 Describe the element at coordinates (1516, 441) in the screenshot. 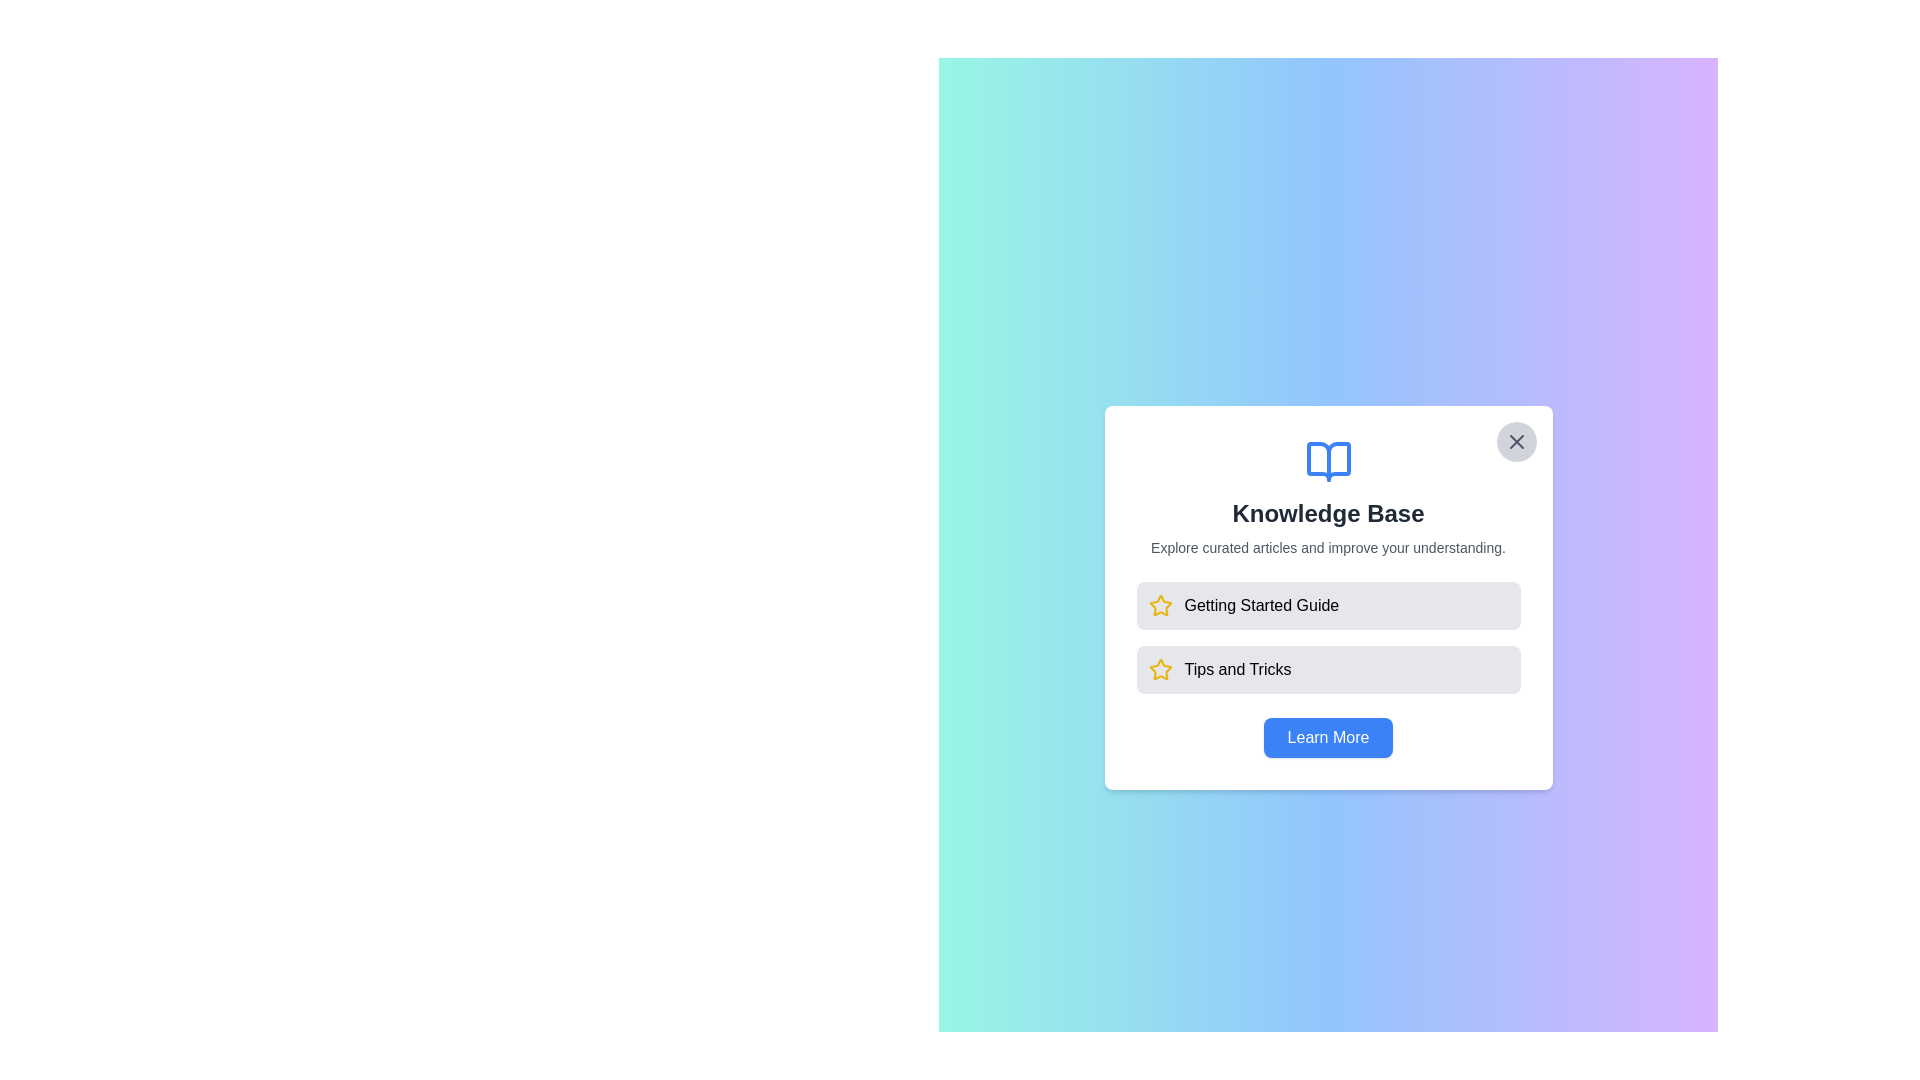

I see `the 'X' icon button located` at that location.